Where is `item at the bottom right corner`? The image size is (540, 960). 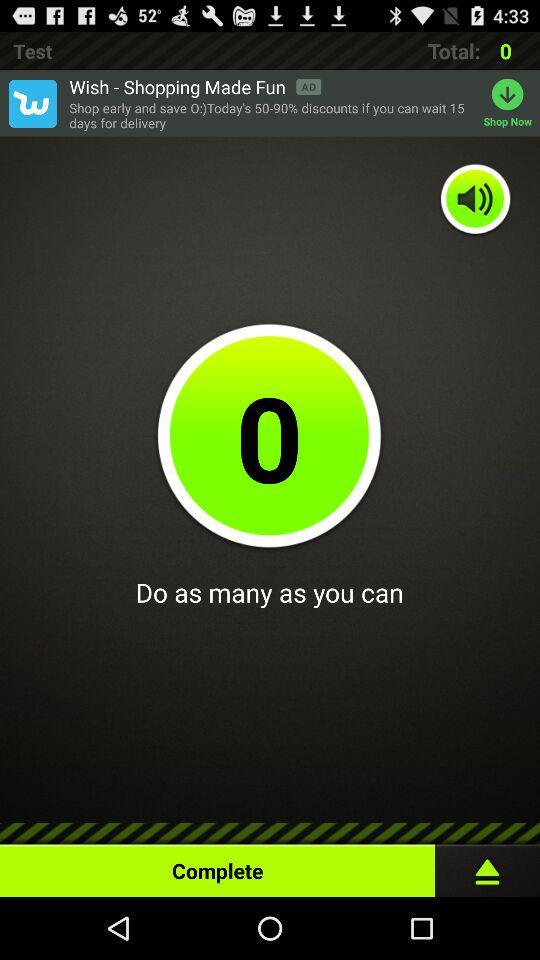
item at the bottom right corner is located at coordinates (486, 865).